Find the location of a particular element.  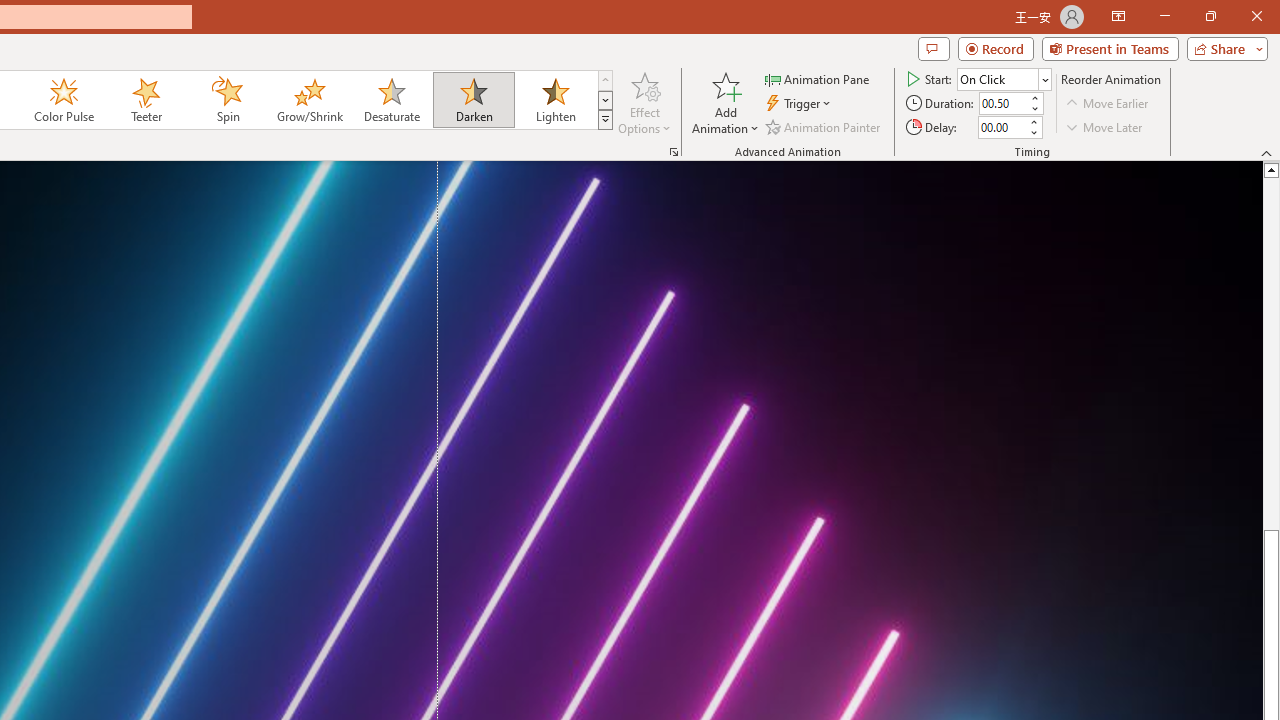

'More Options...' is located at coordinates (673, 150).